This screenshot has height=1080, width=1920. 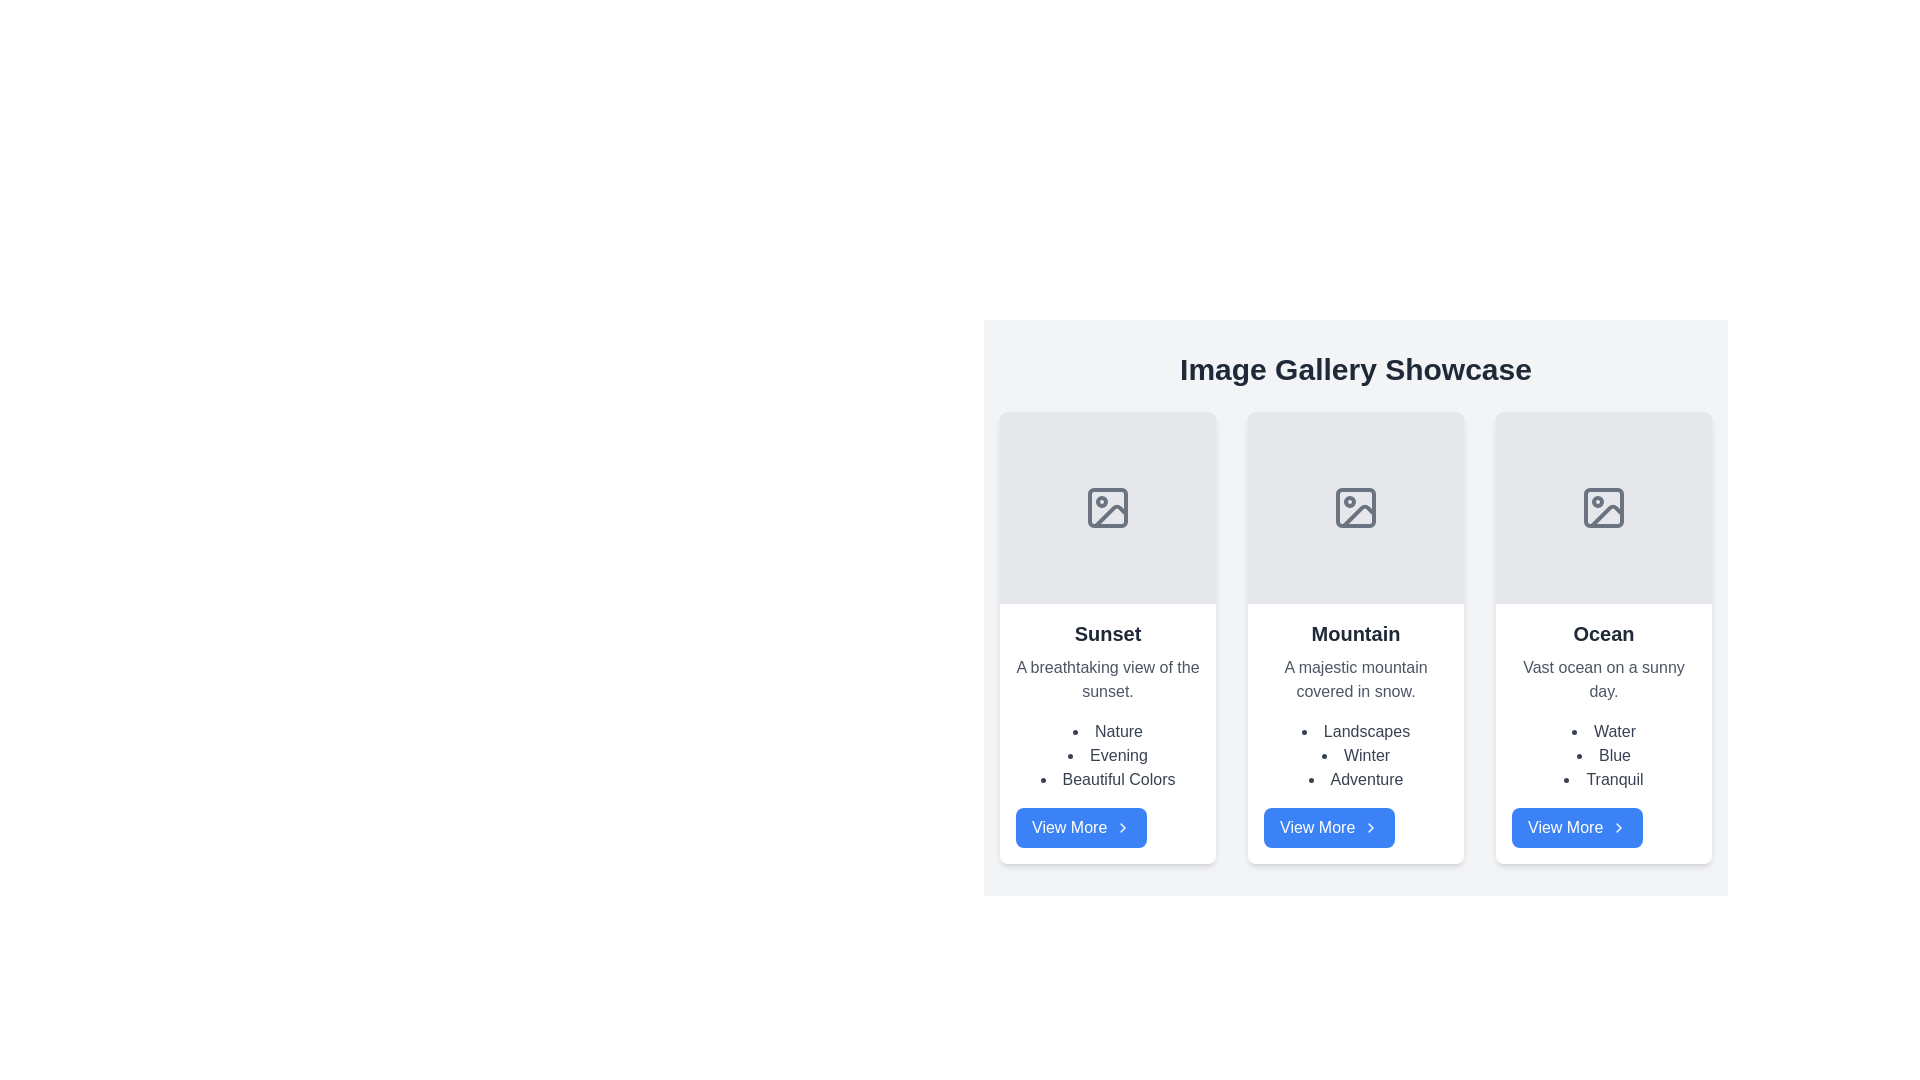 I want to click on the graphical decoration rectangular shape within the icon located in the middle card of the three-card layout in the gallery, so click(x=1356, y=507).